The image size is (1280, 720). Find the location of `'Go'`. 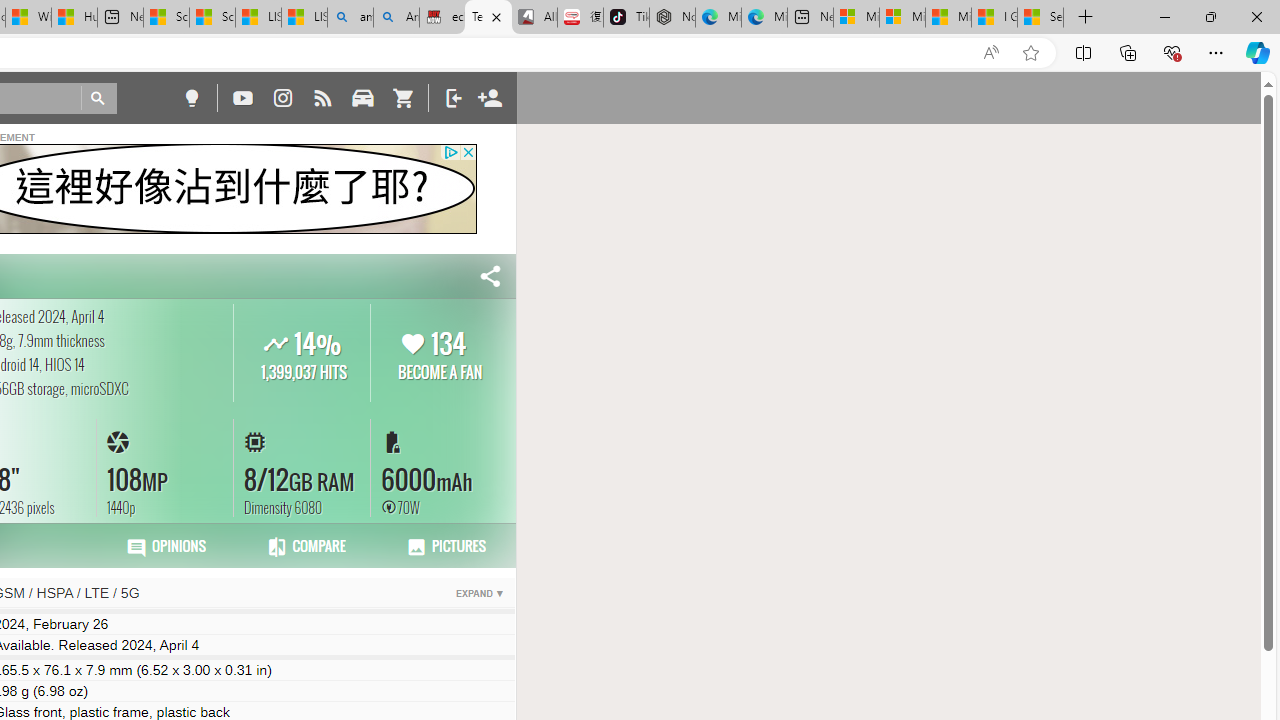

'Go' is located at coordinates (98, 98).